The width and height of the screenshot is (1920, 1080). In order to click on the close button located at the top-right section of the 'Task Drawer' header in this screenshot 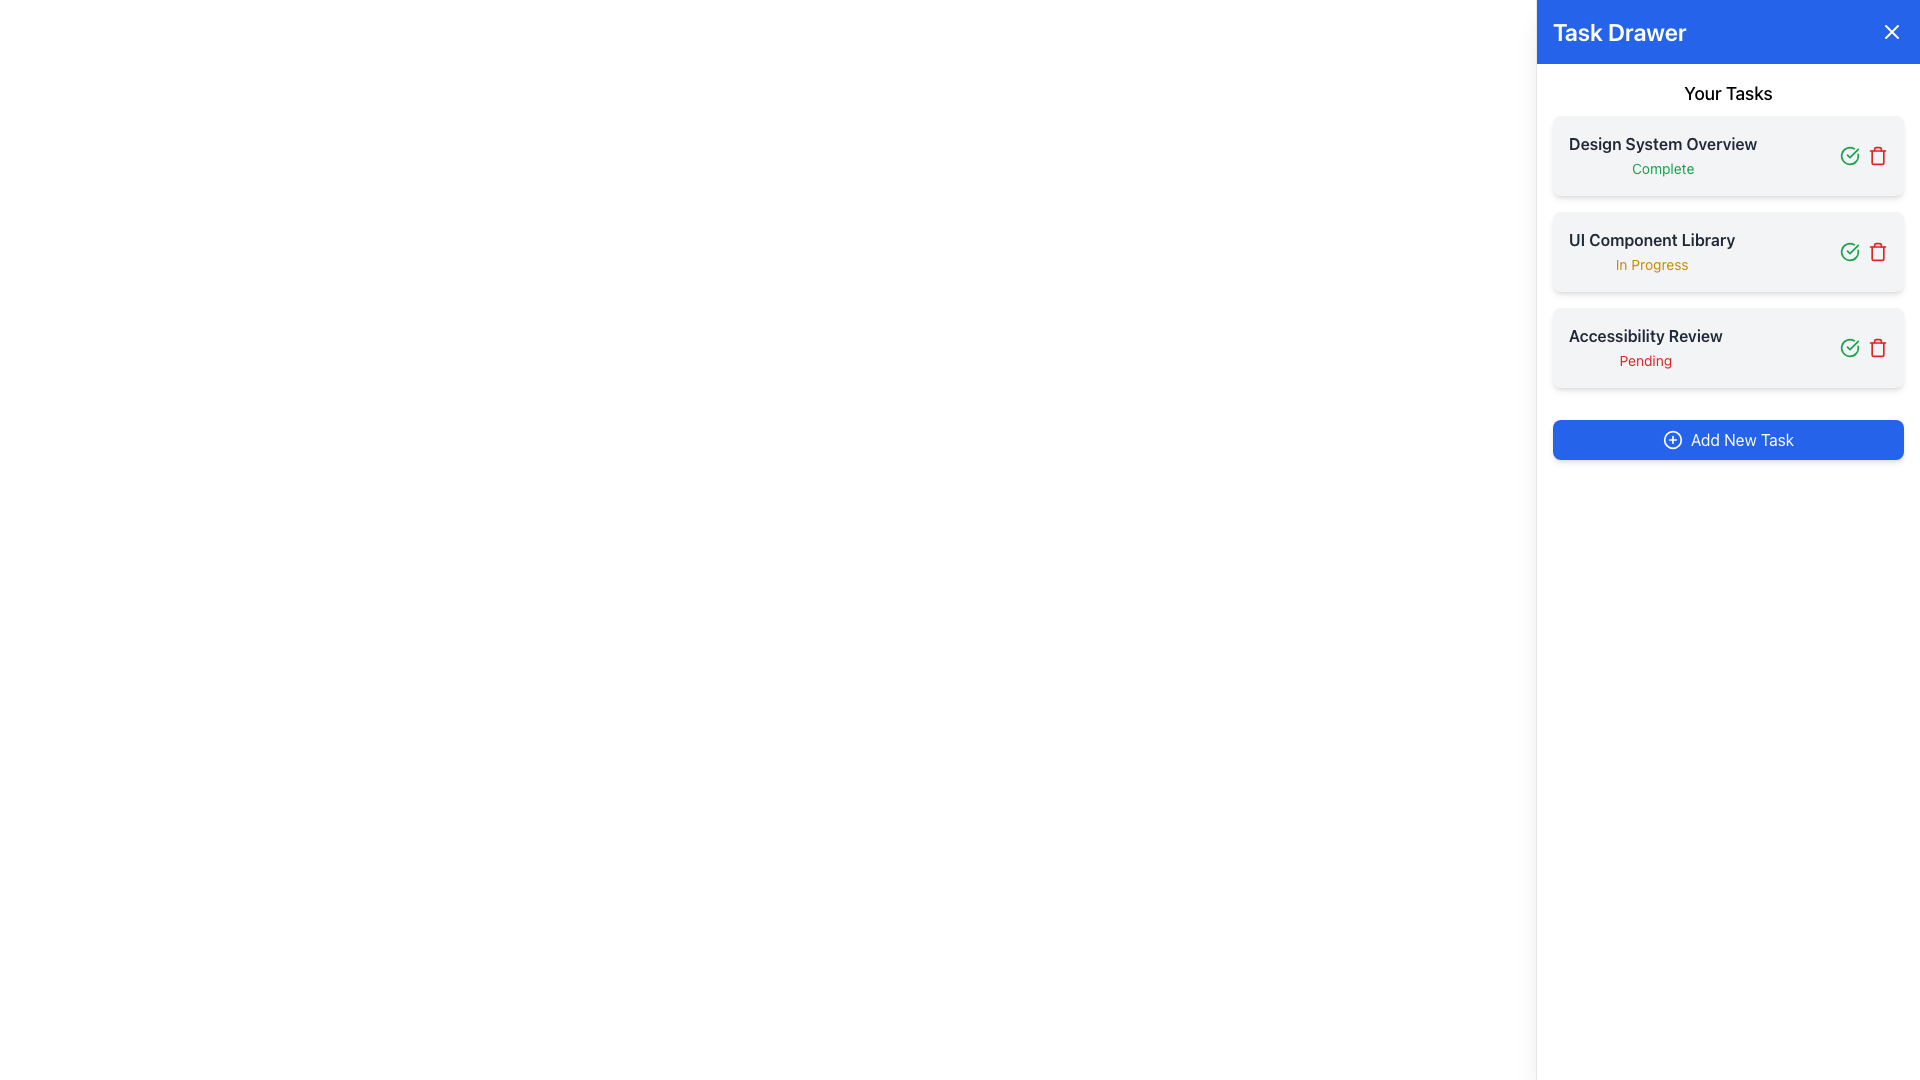, I will do `click(1890, 31)`.